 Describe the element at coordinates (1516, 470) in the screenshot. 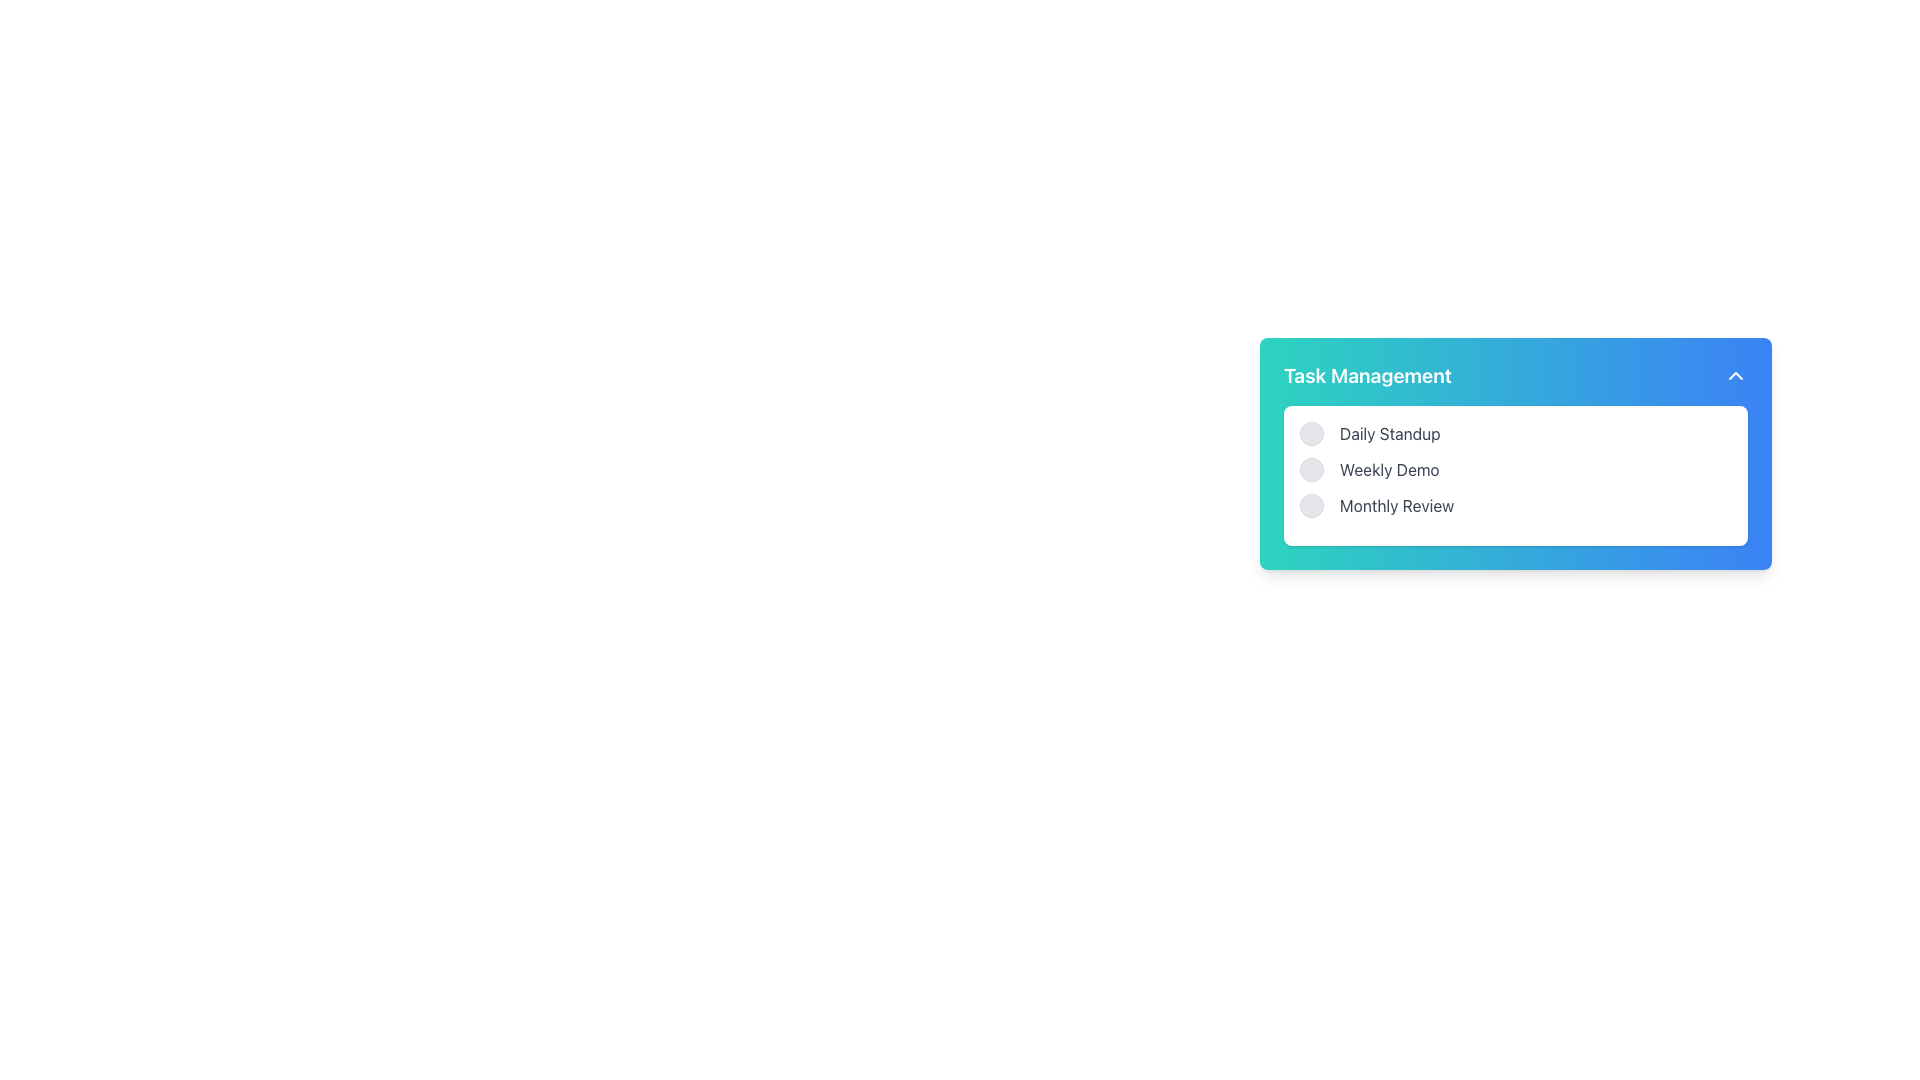

I see `the checkbox in the 'Weekly Demo' row` at that location.